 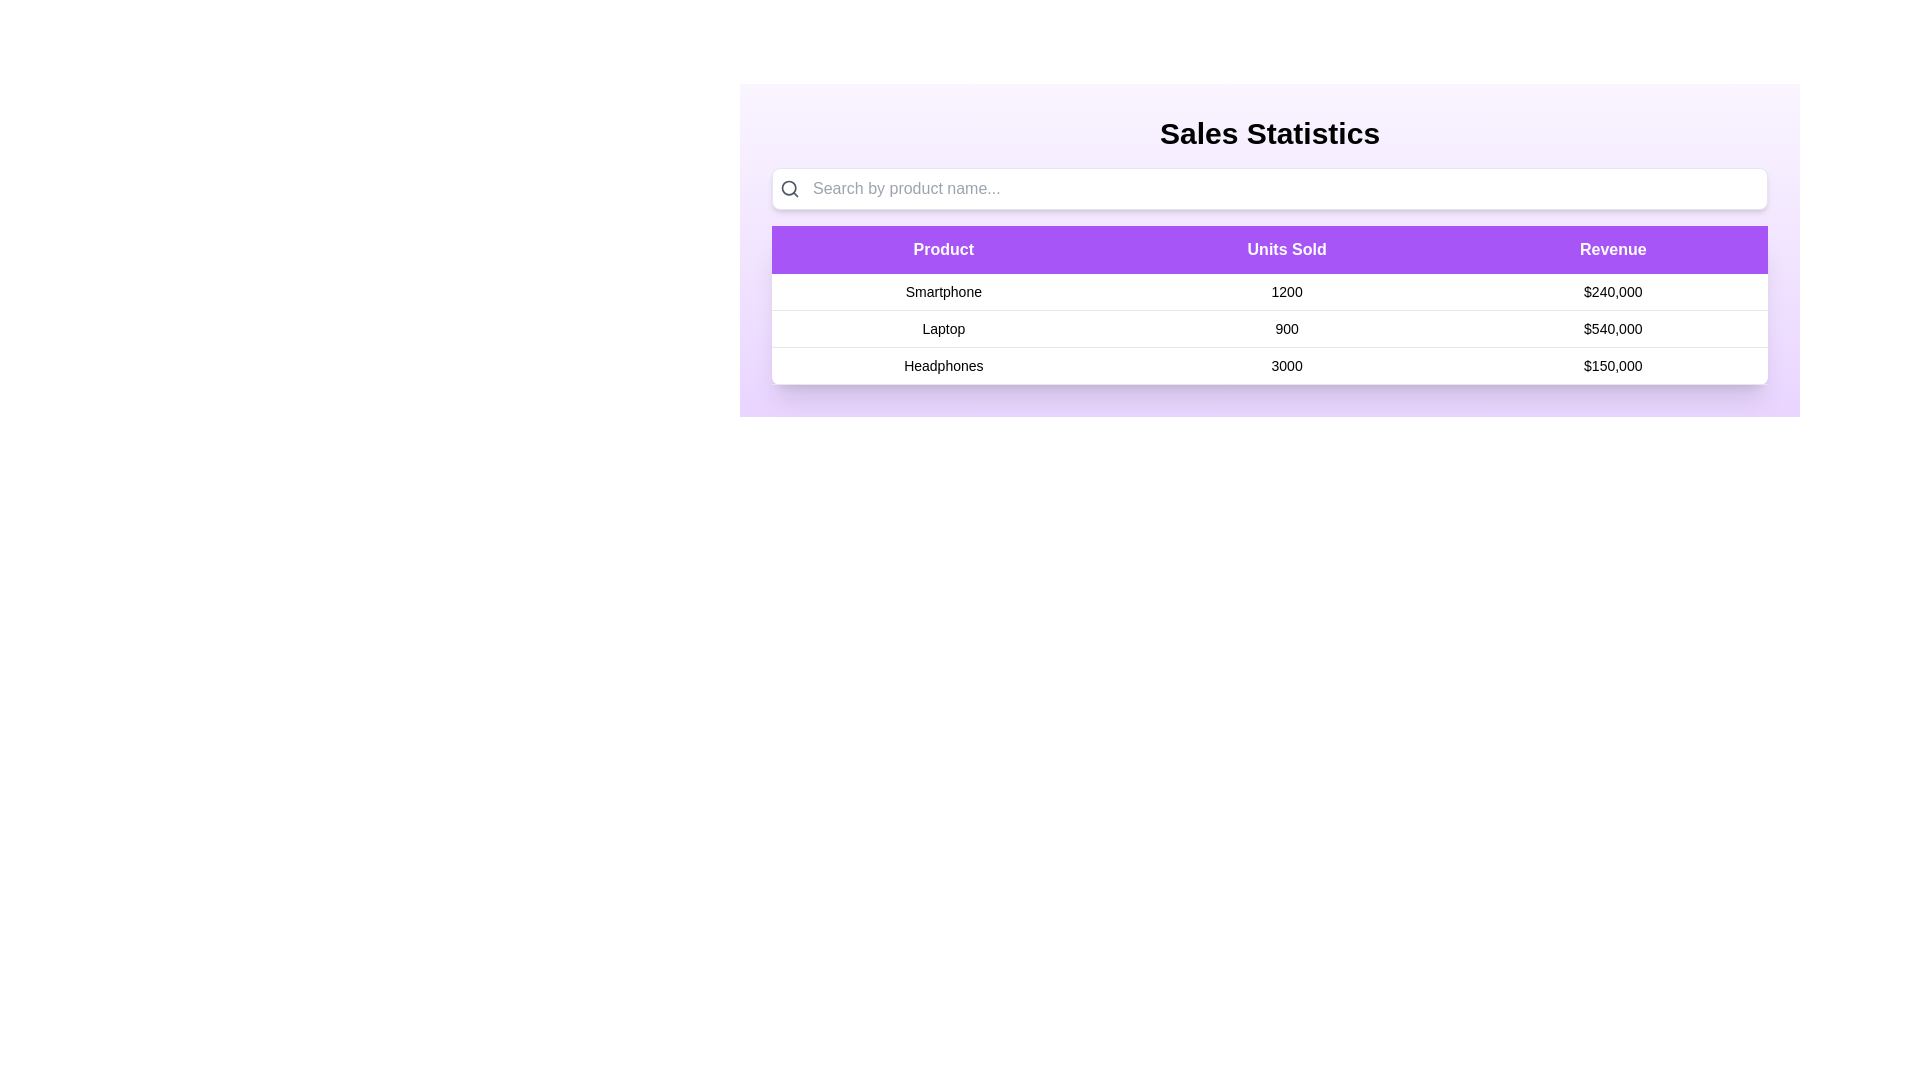 What do you see at coordinates (1613, 249) in the screenshot?
I see `the header Revenue to examine its content` at bounding box center [1613, 249].